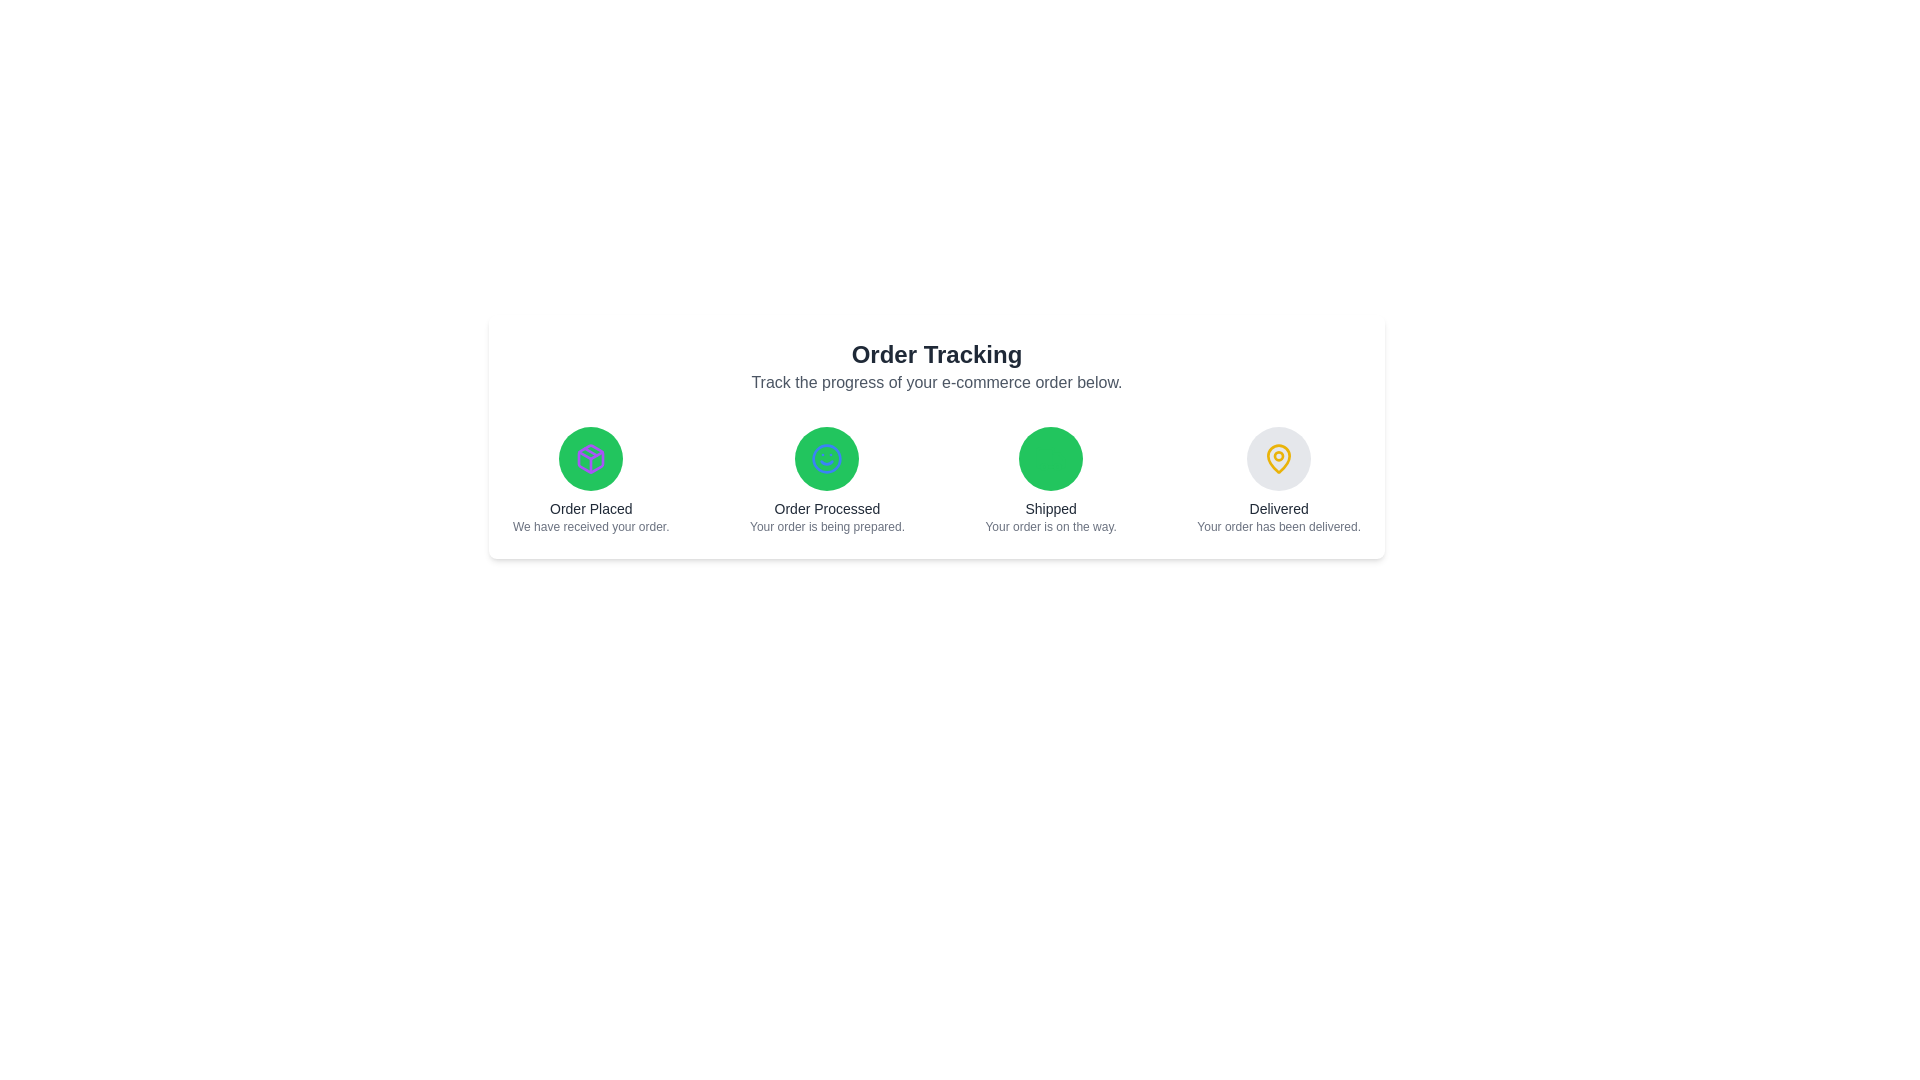  I want to click on the 'Order Placed' informative status indicator, which is the first item in a horizontal sequence of four elements representing different stages of the order tracking process, so click(590, 481).